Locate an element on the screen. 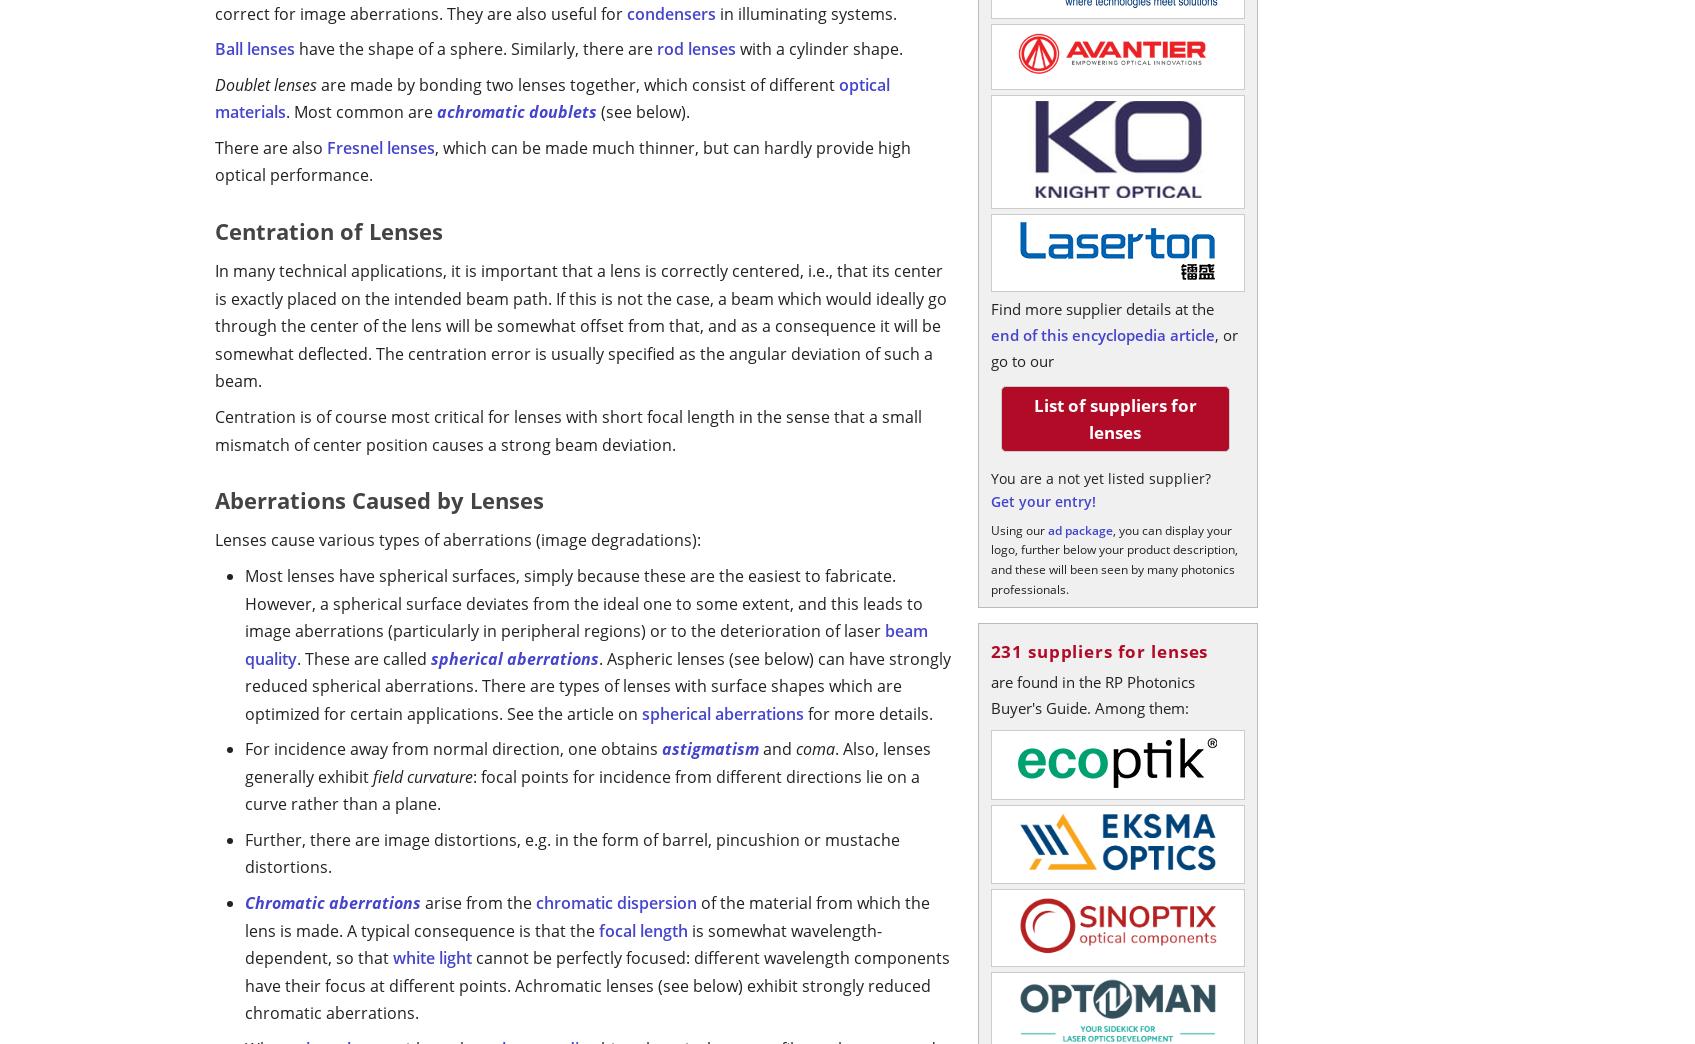  'Get your entry!' is located at coordinates (989, 501).